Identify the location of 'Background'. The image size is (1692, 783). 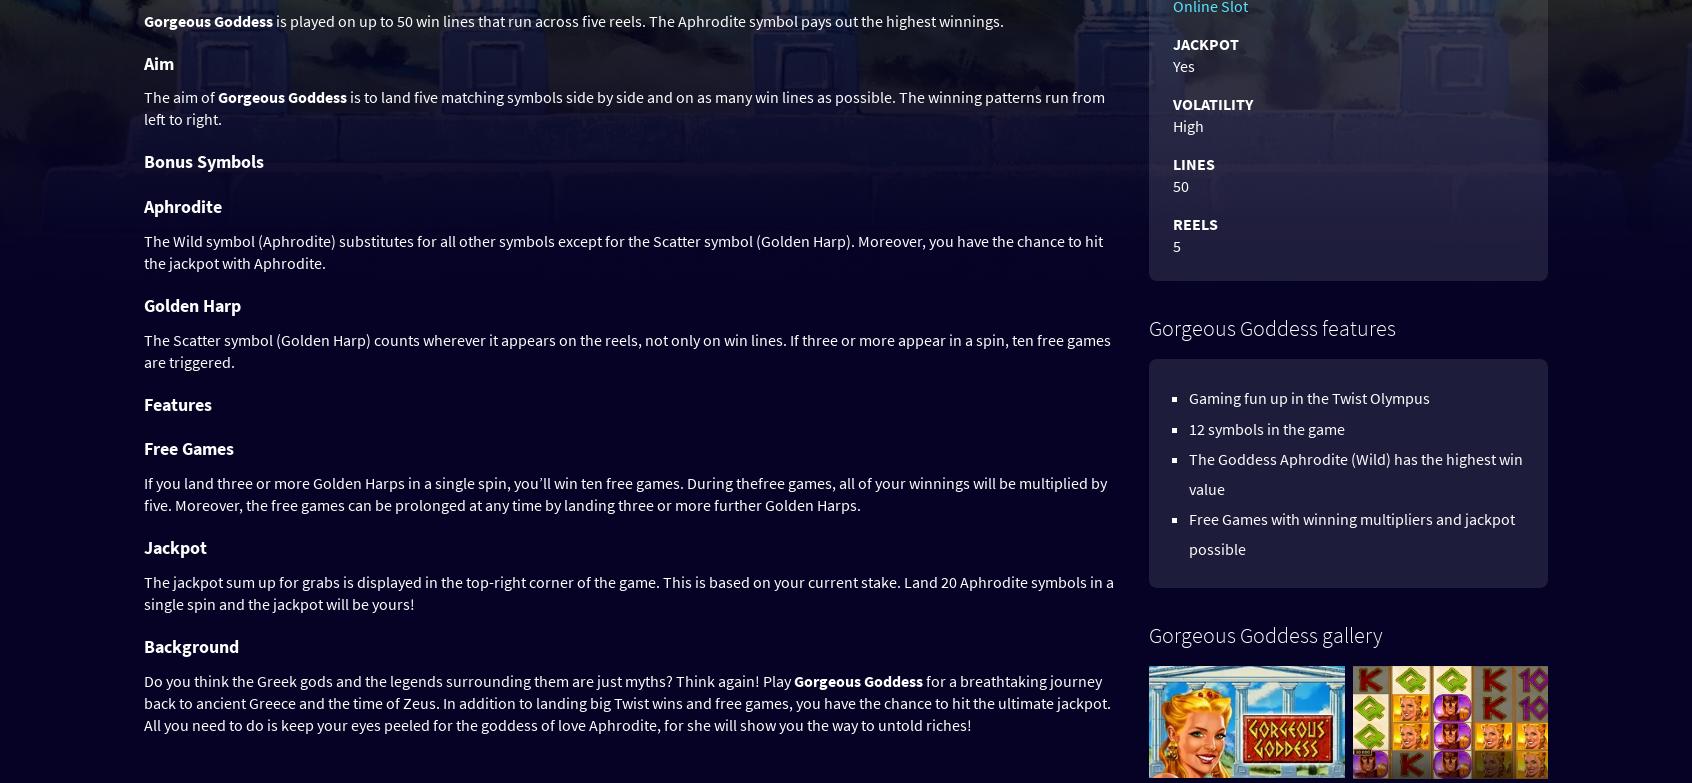
(190, 644).